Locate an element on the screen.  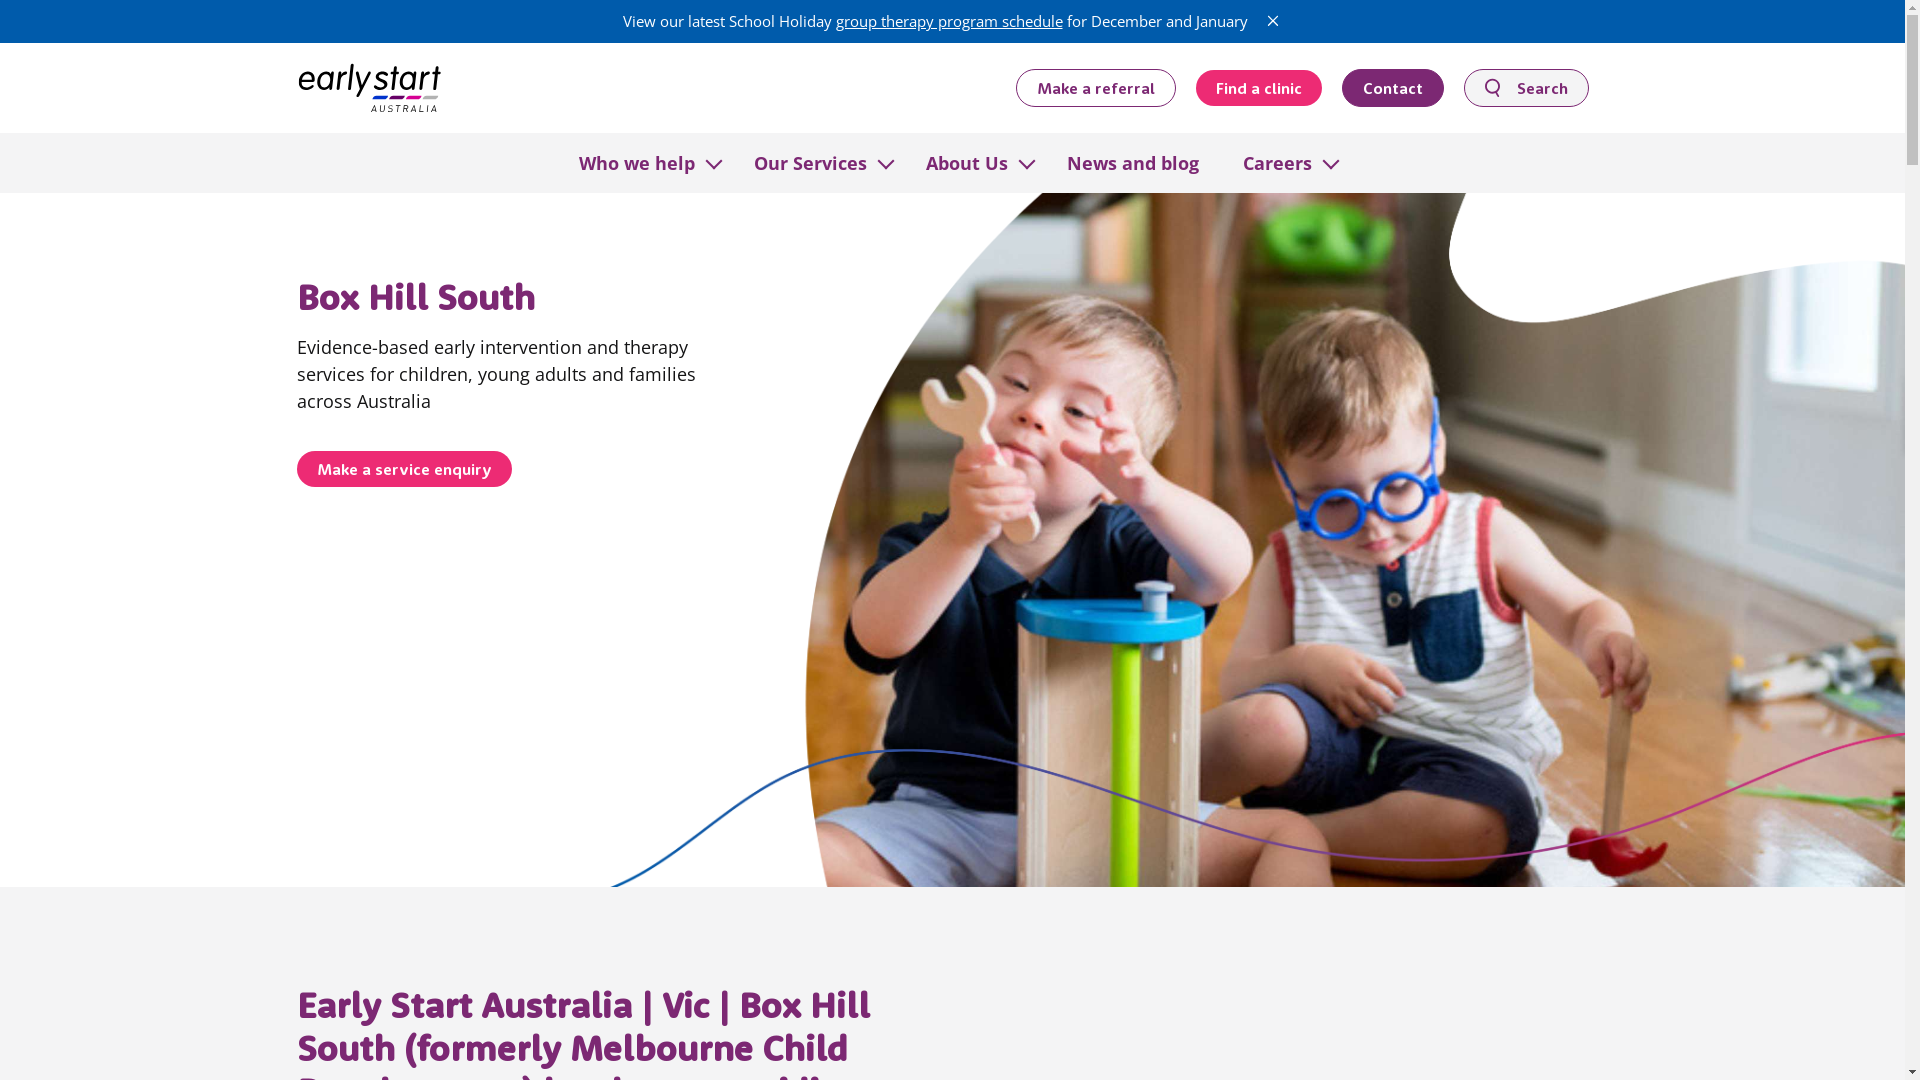
'Search' is located at coordinates (1525, 86).